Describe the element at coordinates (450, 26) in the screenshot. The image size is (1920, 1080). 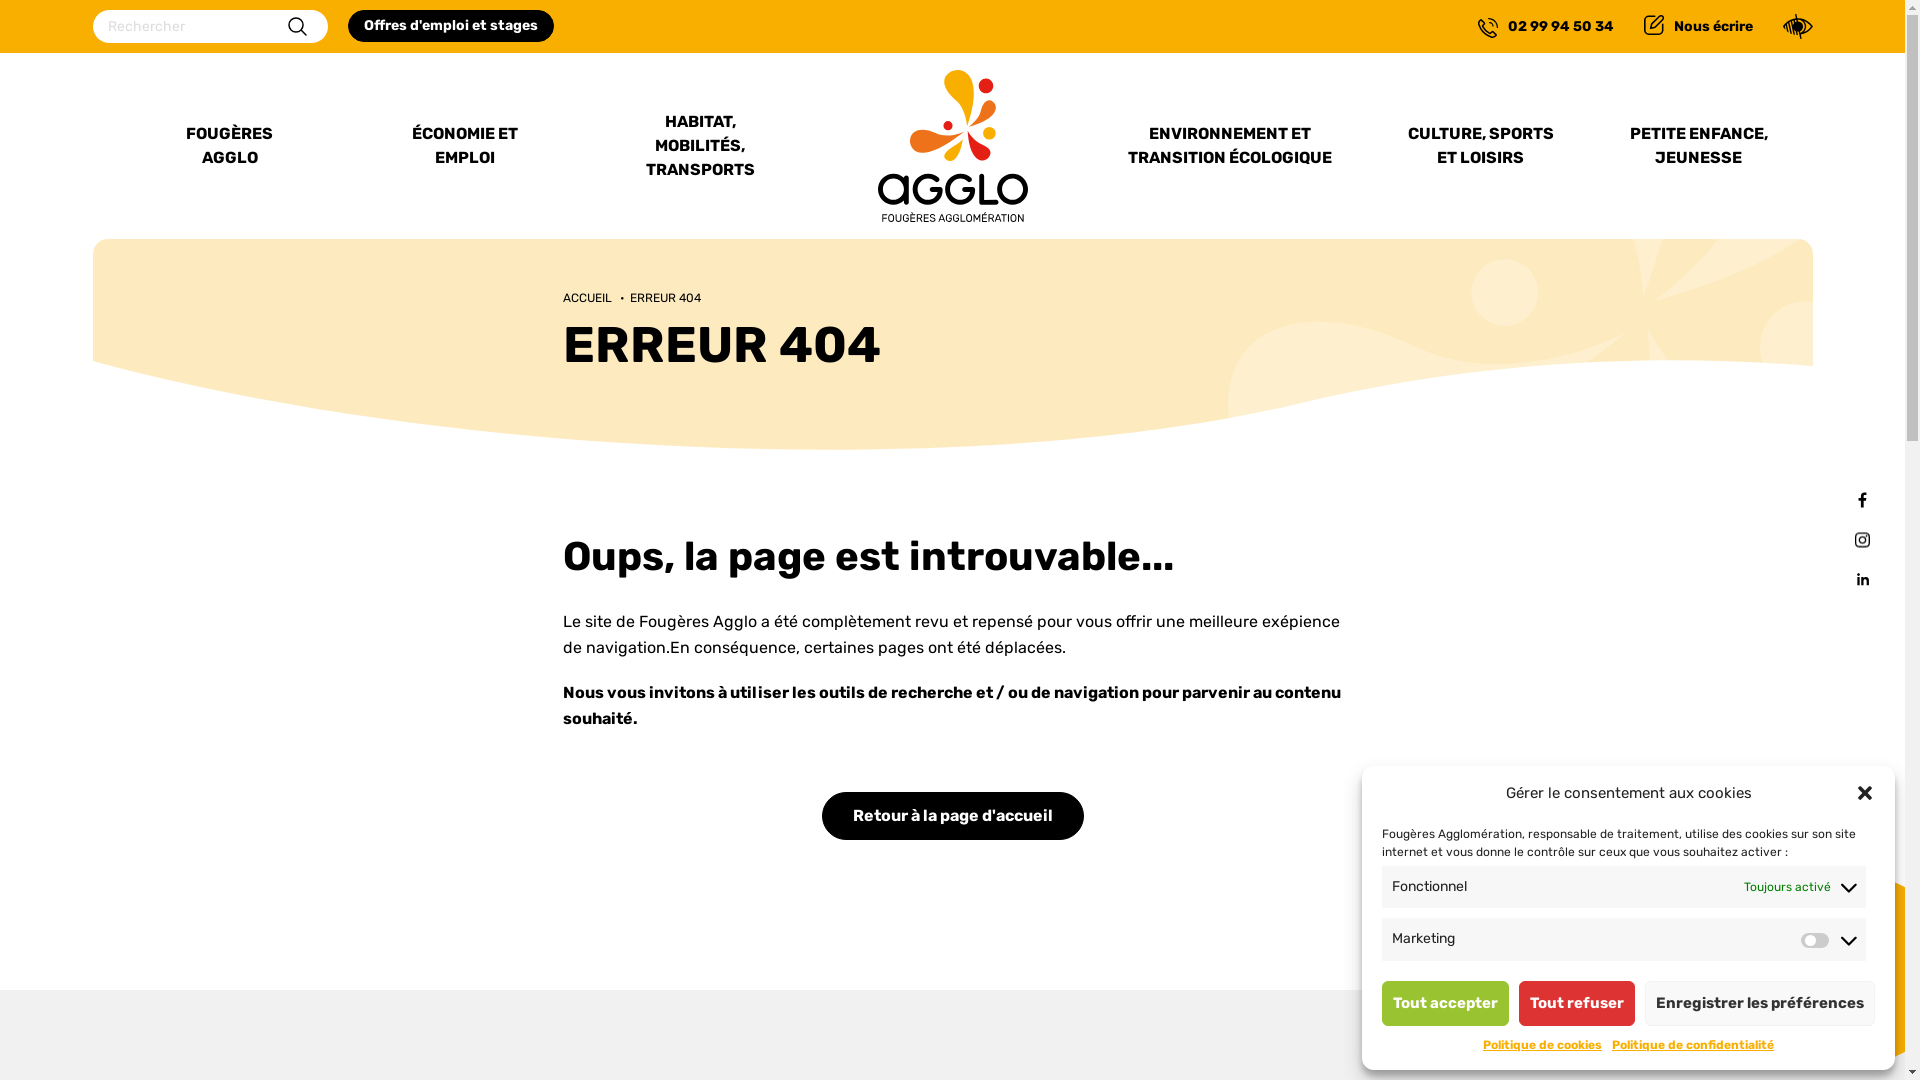
I see `'Offres d'emploi et stages'` at that location.